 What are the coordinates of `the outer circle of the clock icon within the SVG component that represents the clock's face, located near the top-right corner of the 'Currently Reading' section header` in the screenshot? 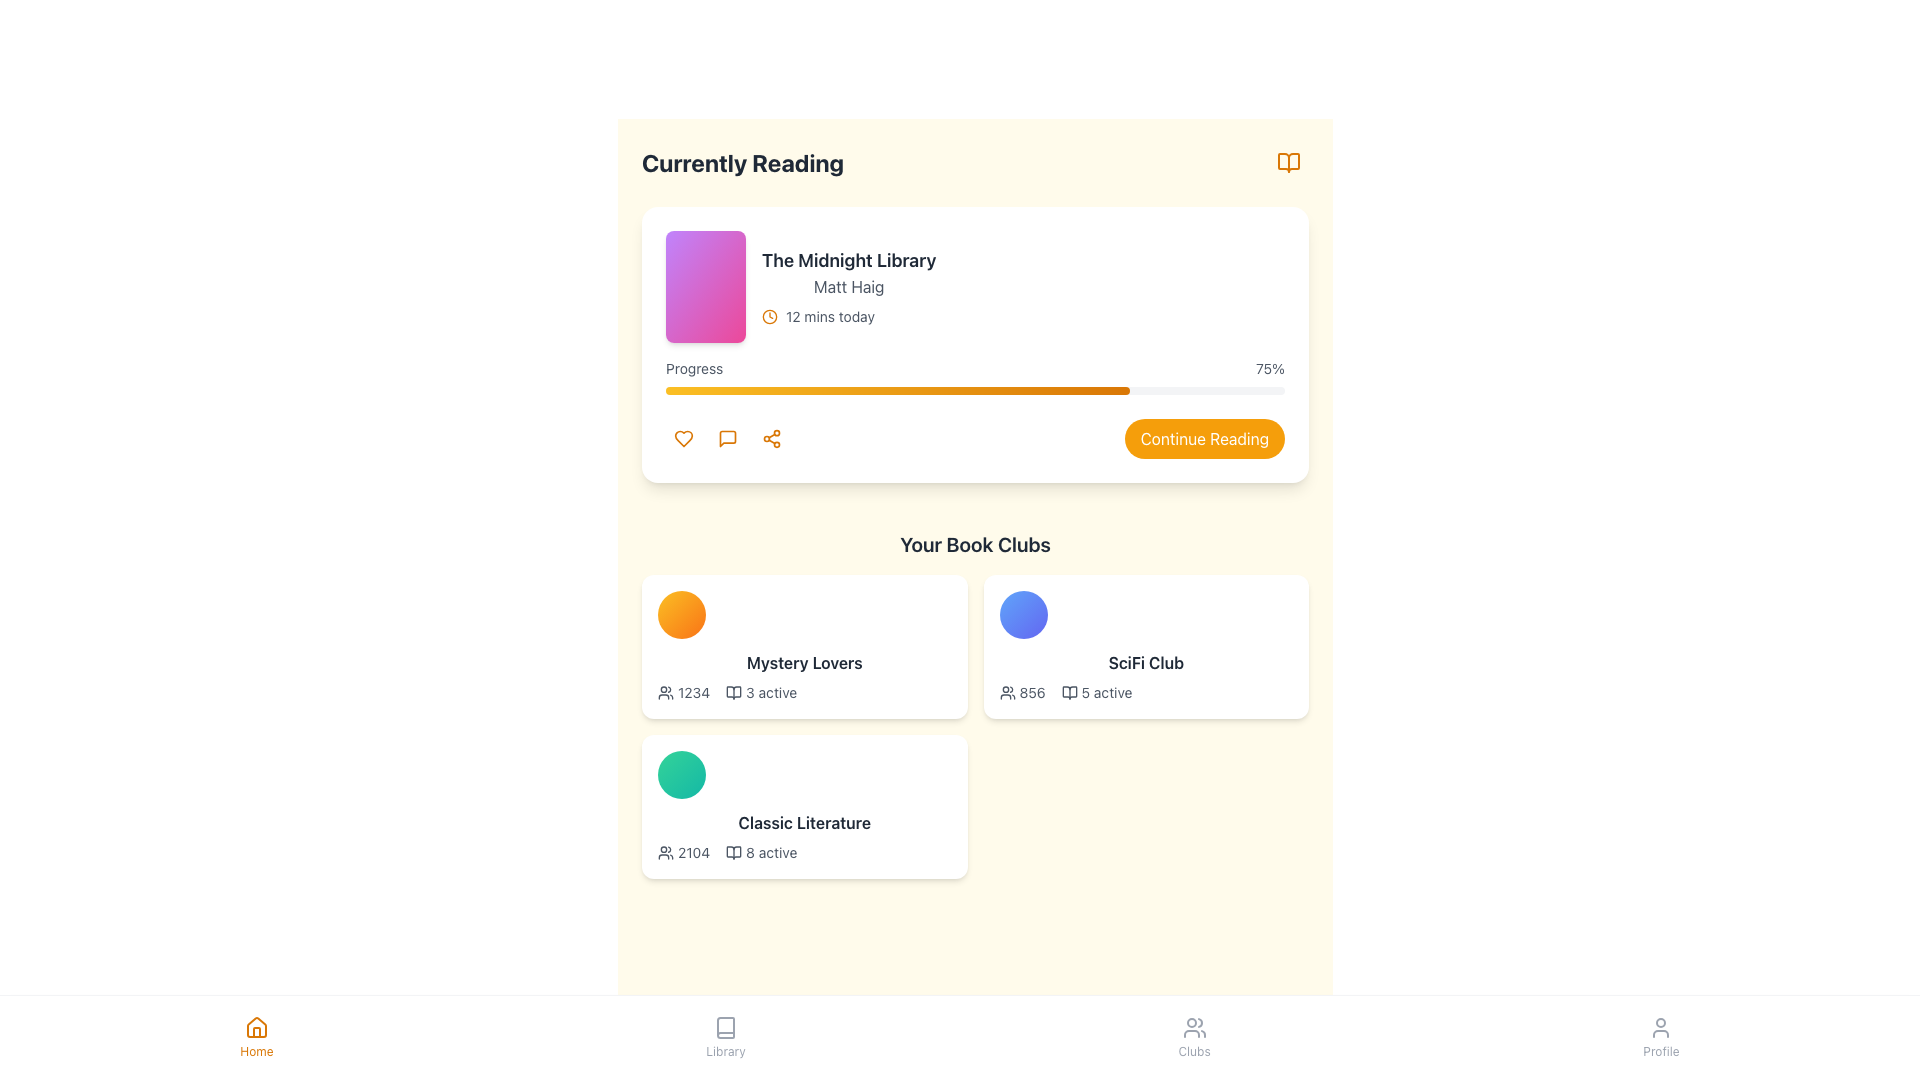 It's located at (768, 315).